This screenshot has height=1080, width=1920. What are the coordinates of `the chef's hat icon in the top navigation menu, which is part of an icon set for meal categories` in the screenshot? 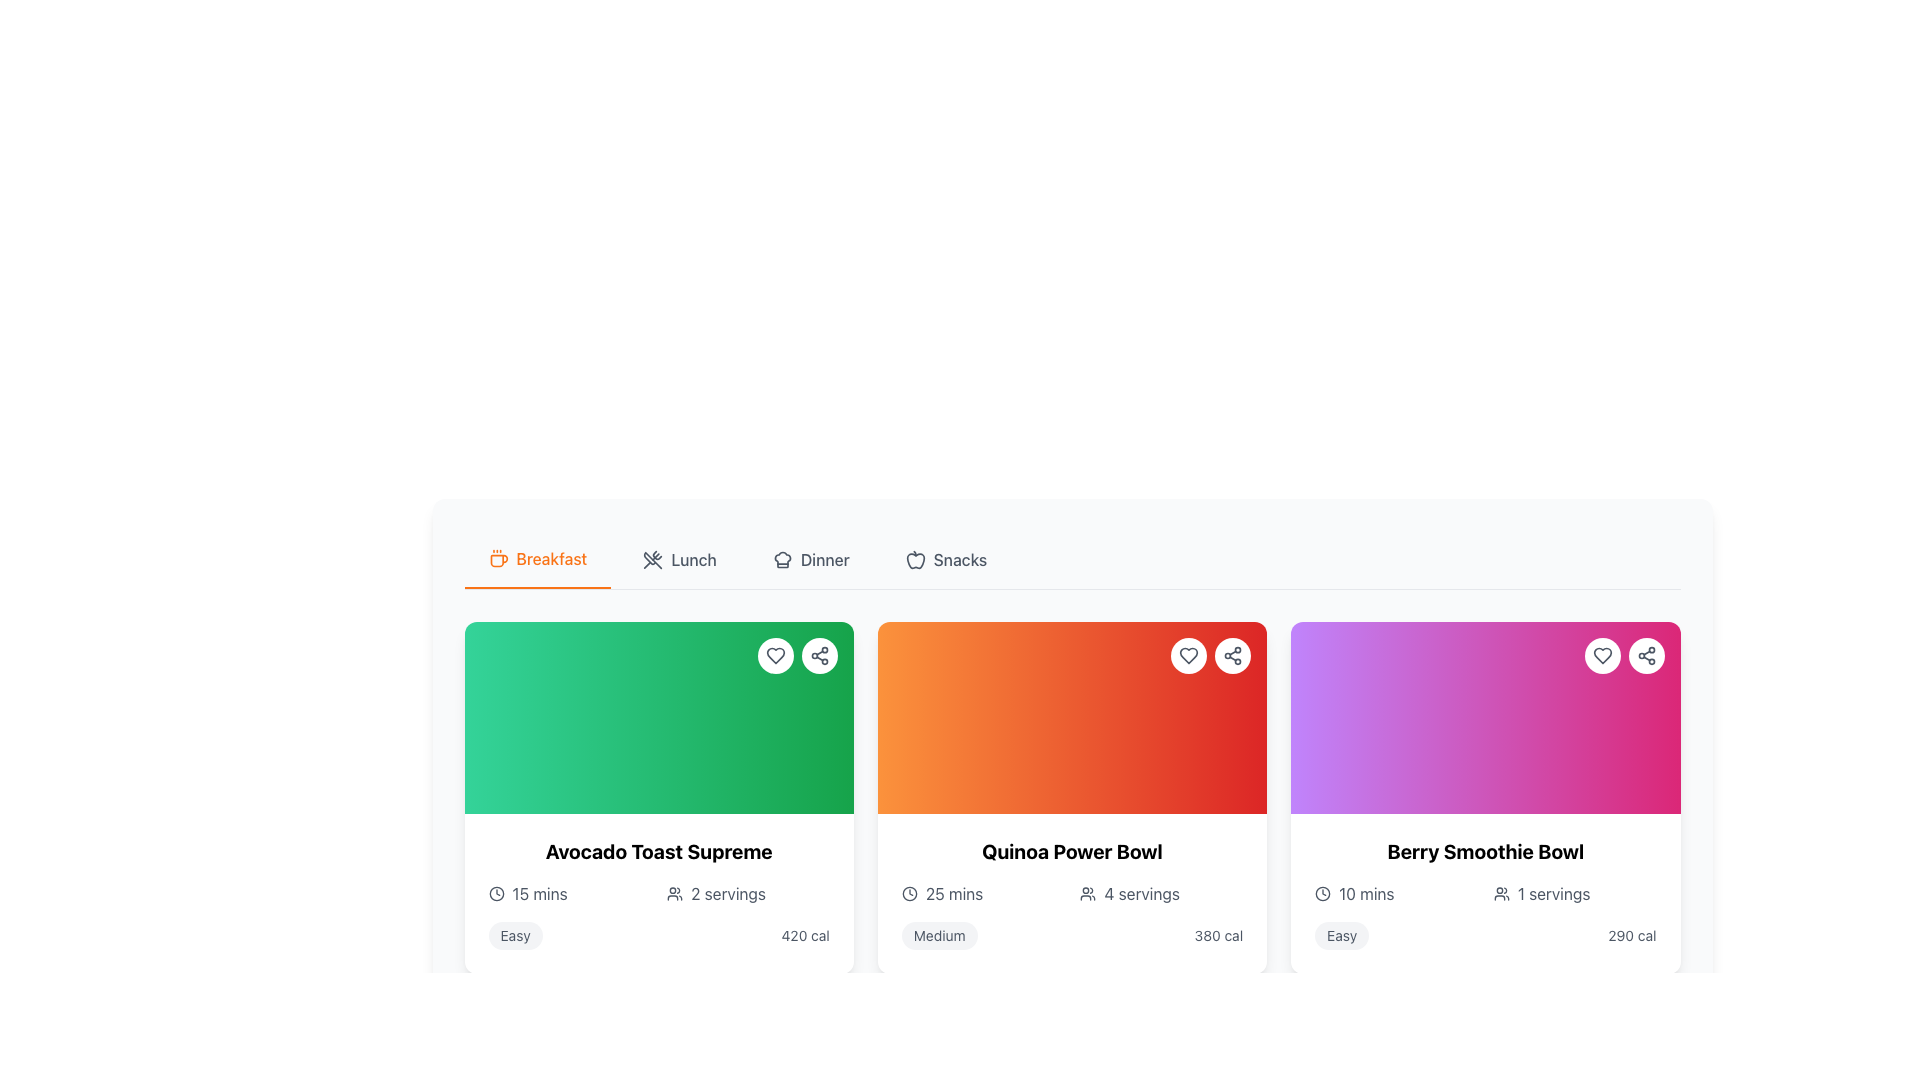 It's located at (781, 559).